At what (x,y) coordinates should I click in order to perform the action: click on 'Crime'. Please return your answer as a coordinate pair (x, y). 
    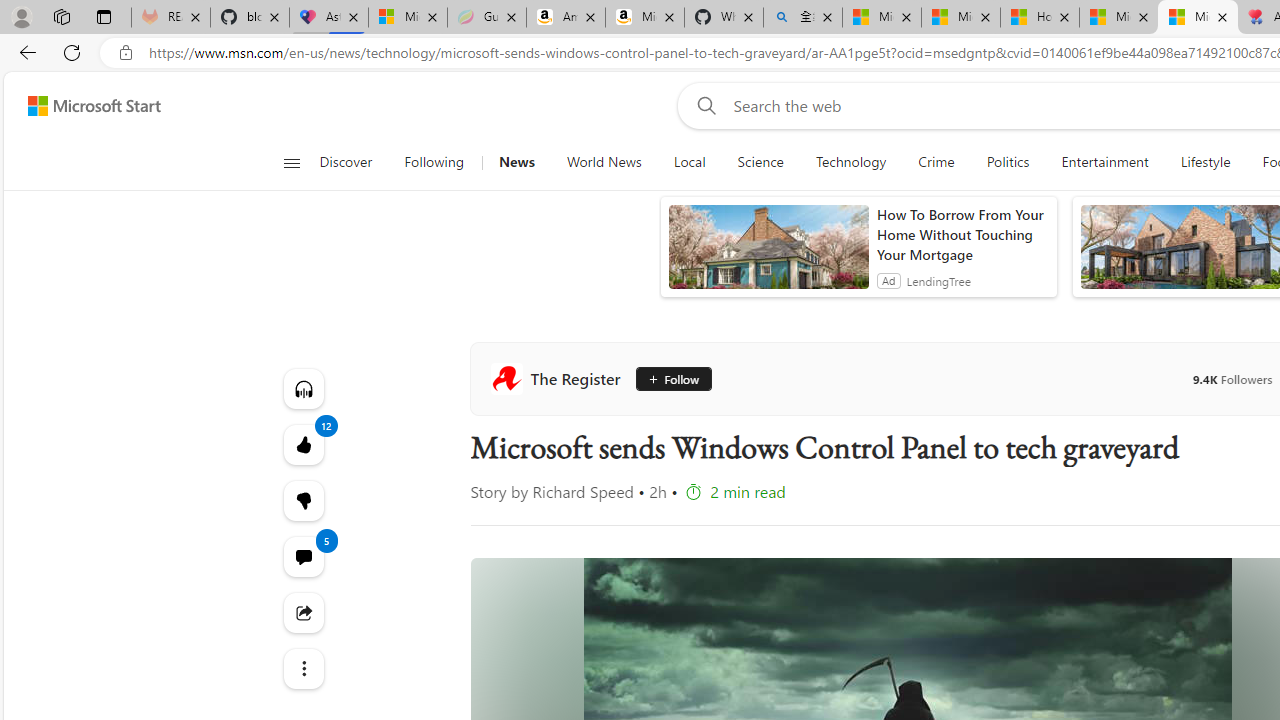
    Looking at the image, I should click on (935, 162).